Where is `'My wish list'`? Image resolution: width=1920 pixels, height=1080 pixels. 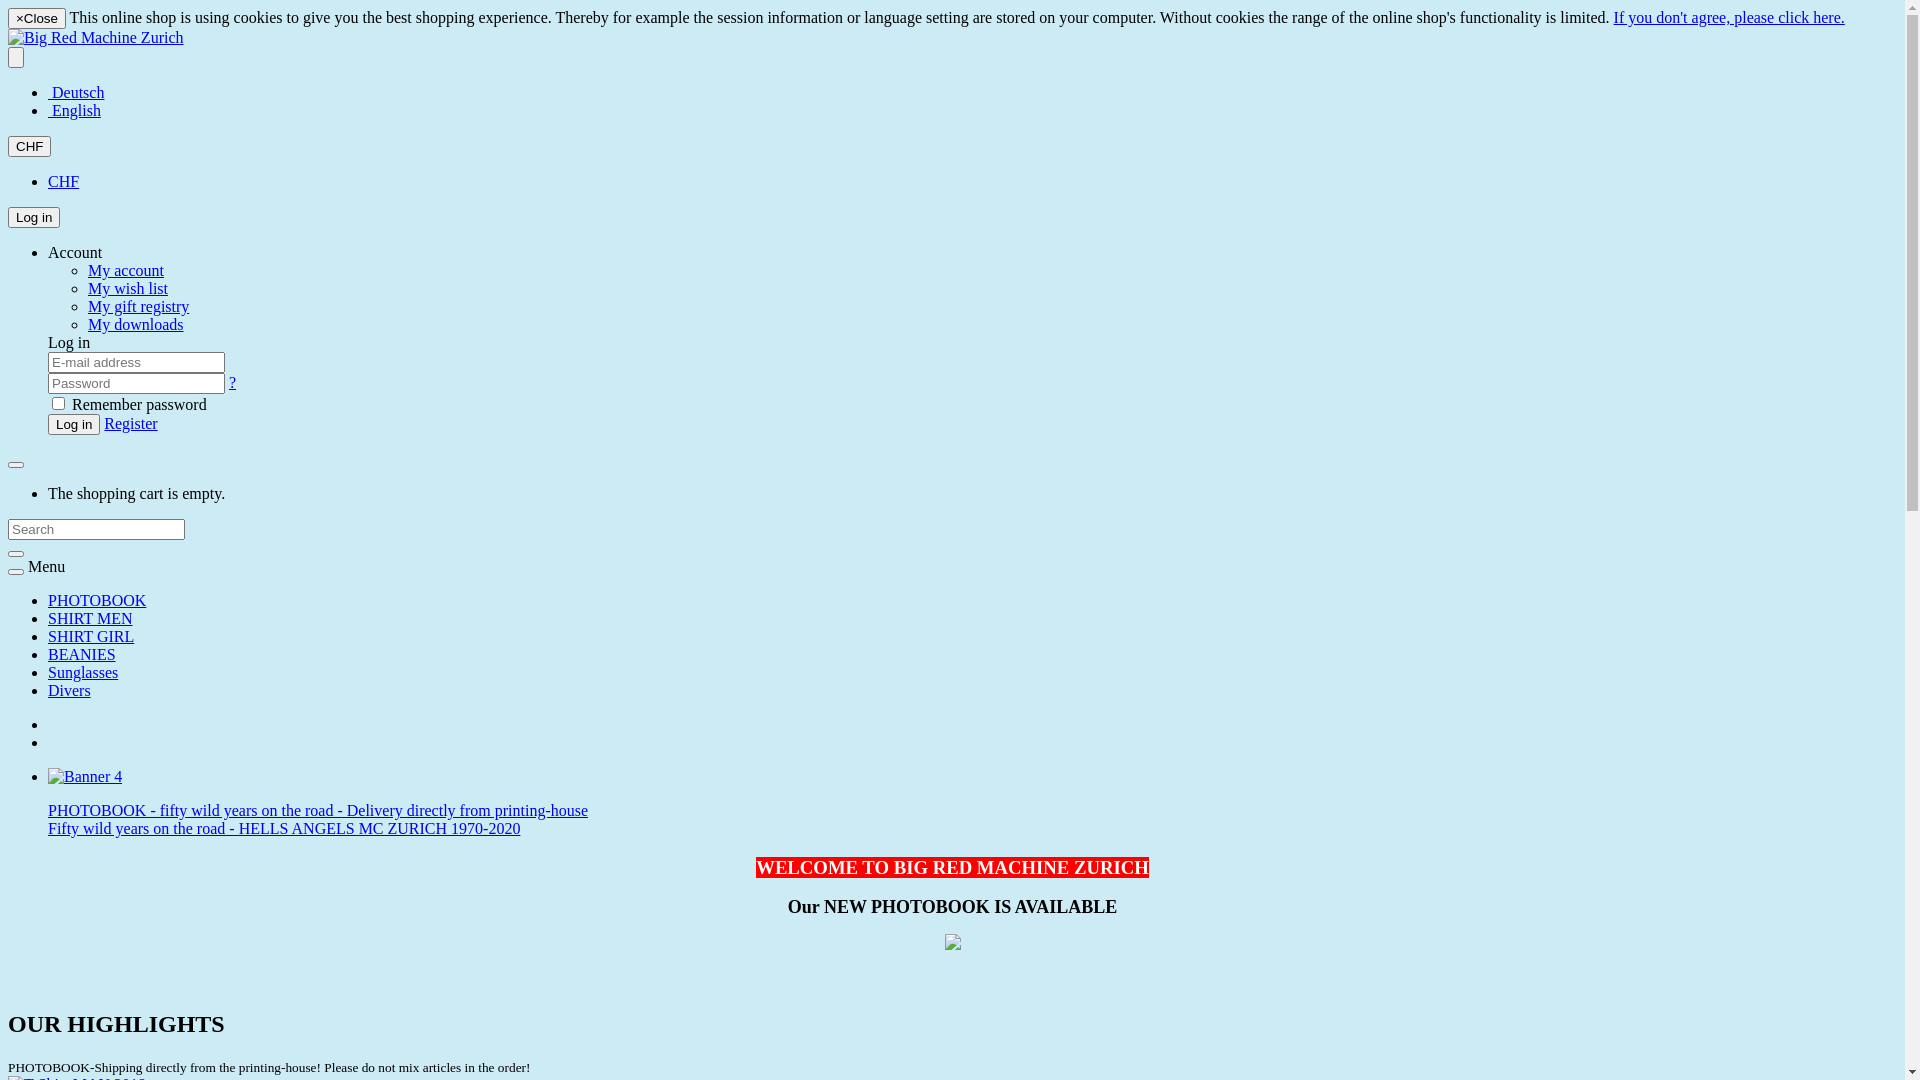
'My wish list' is located at coordinates (127, 288).